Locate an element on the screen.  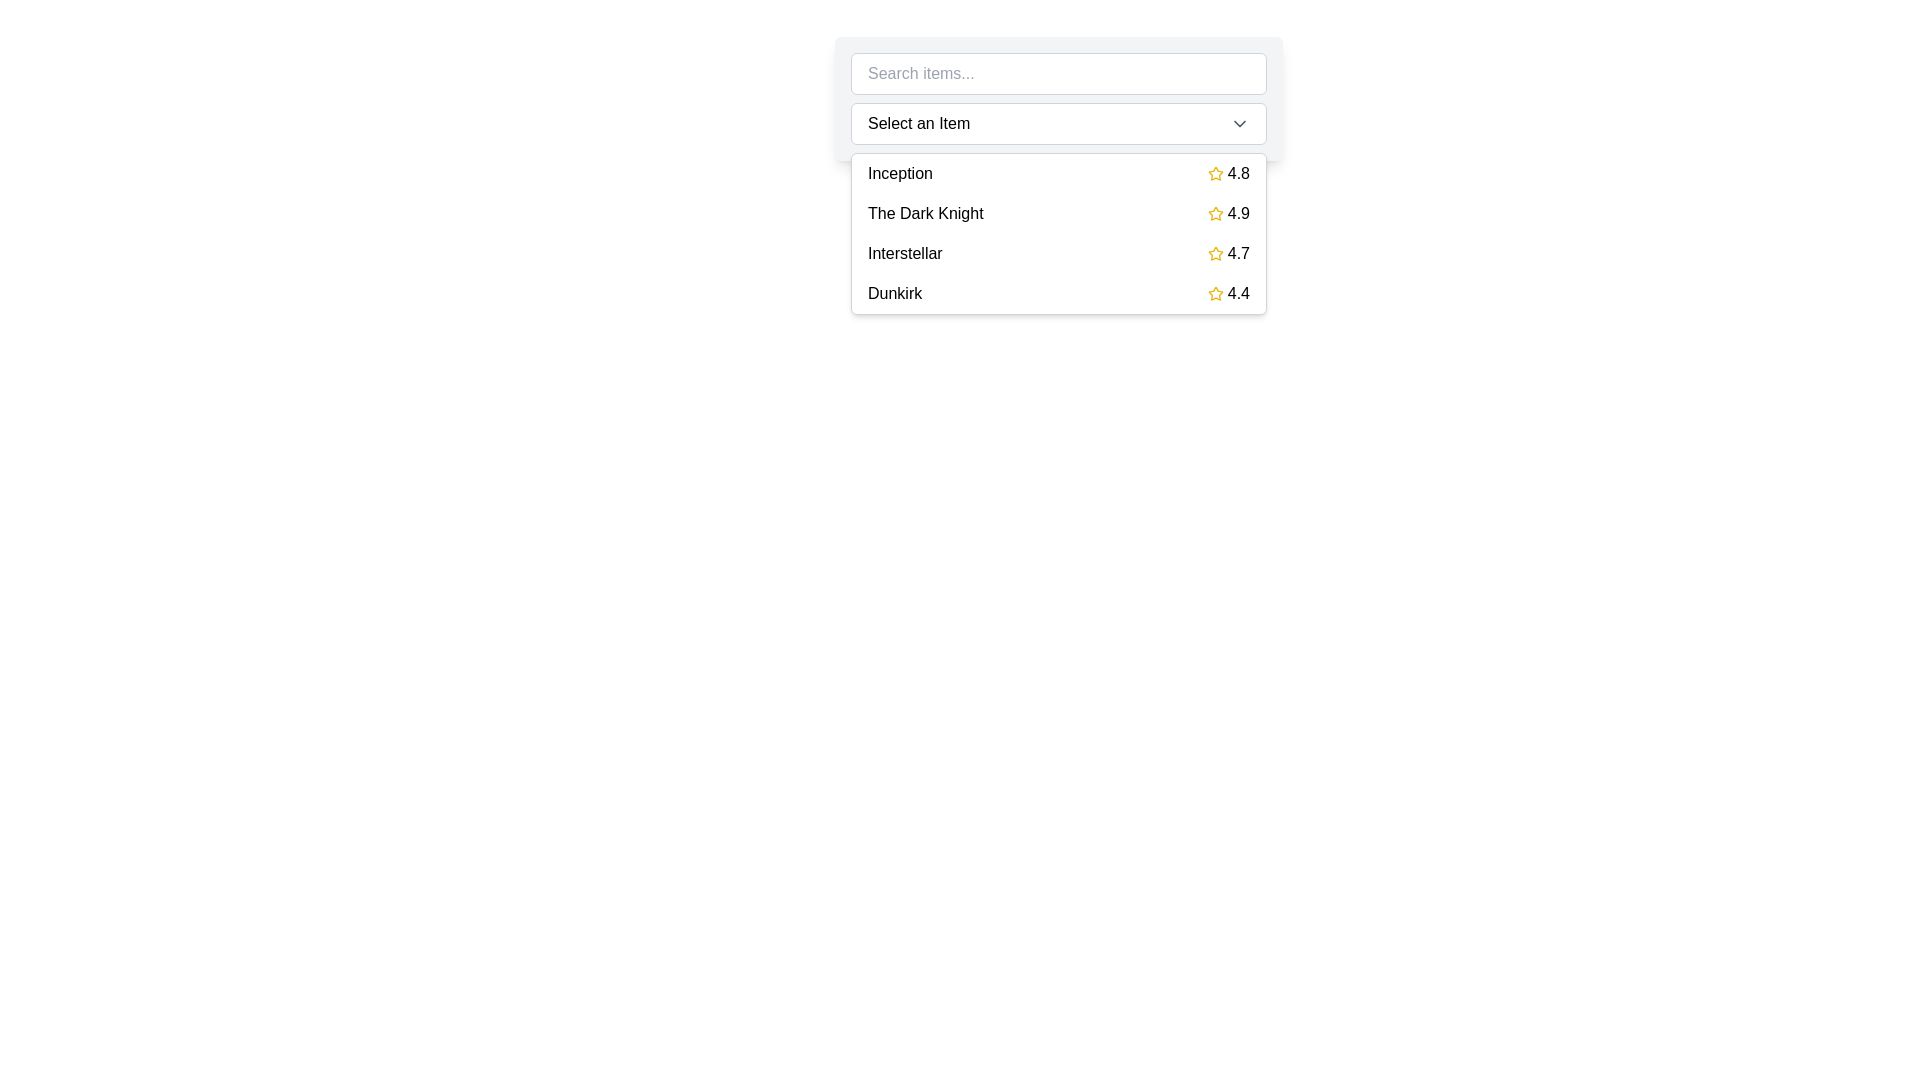
the yellow star icon or the rating text '4.4' in the Rating display component for the movie 'Dunkirk' is located at coordinates (1227, 293).